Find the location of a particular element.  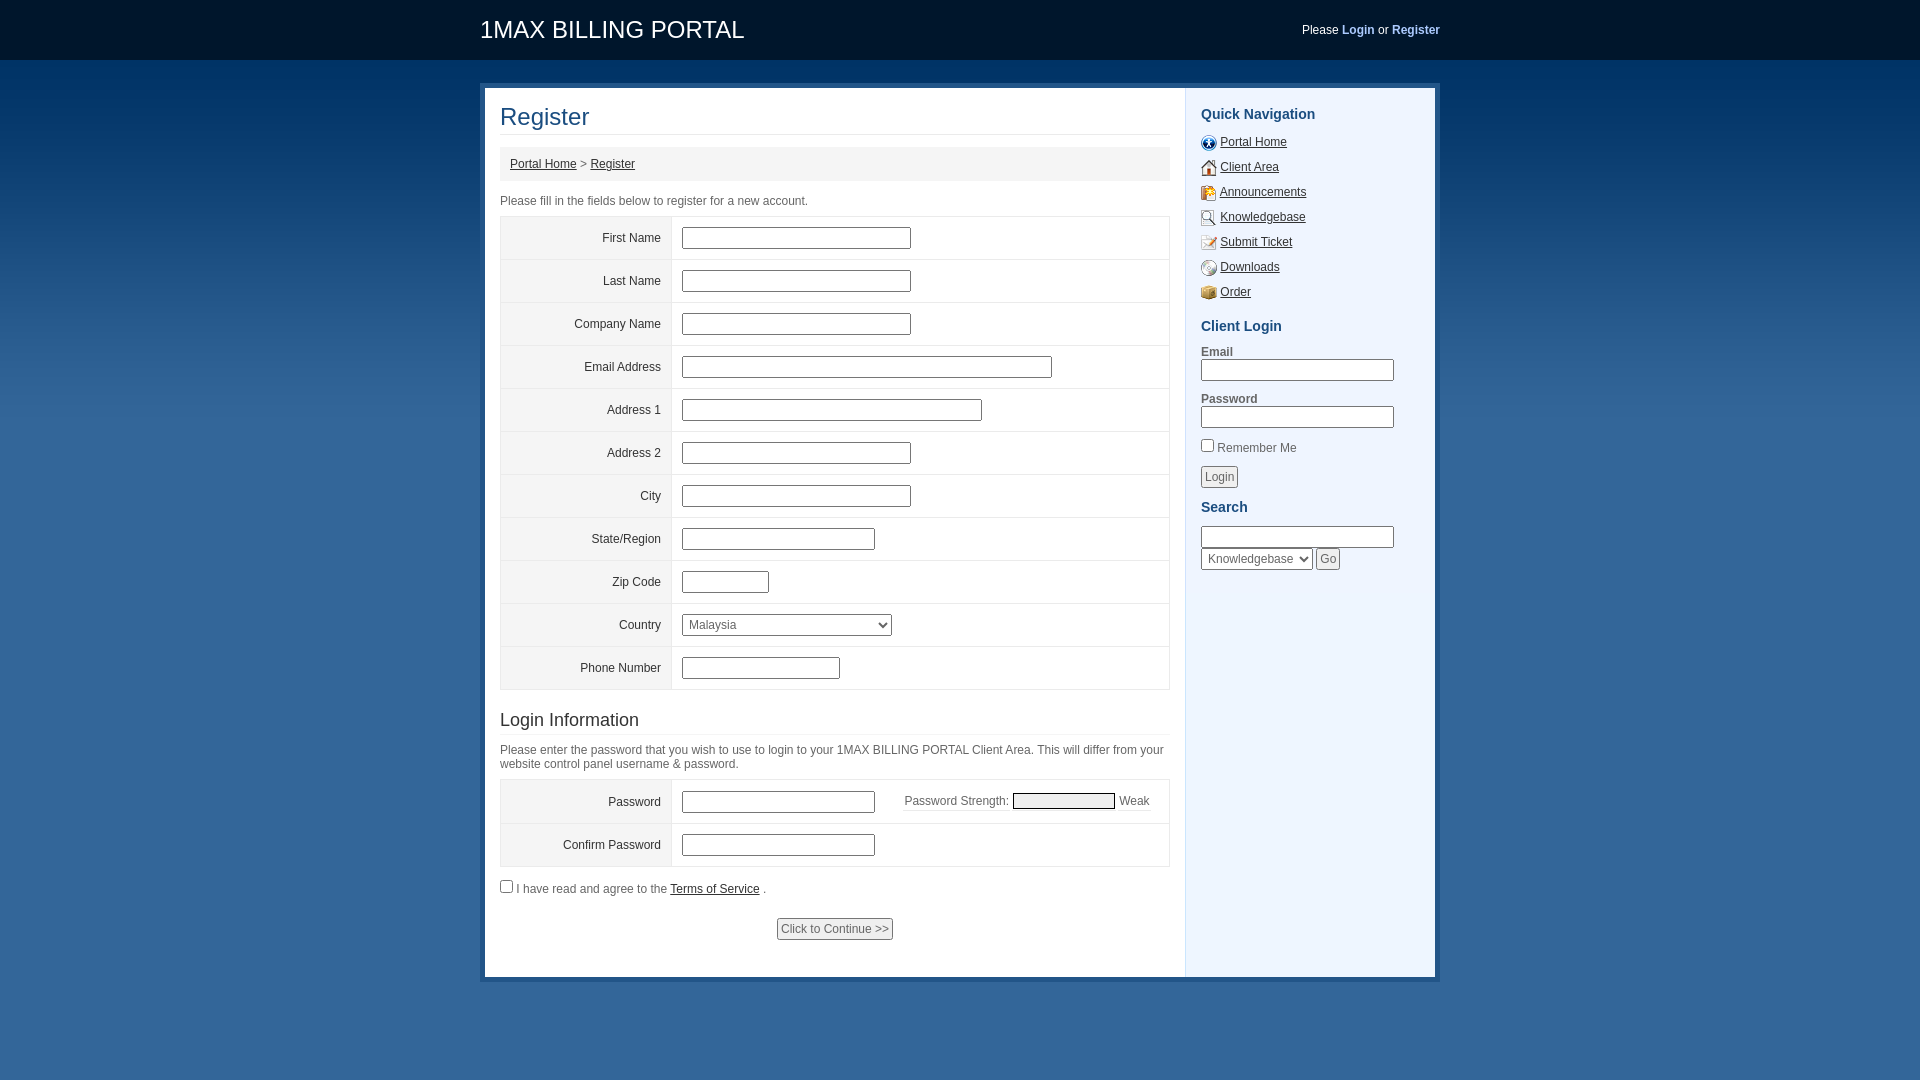

'Terms of Service' is located at coordinates (670, 887).